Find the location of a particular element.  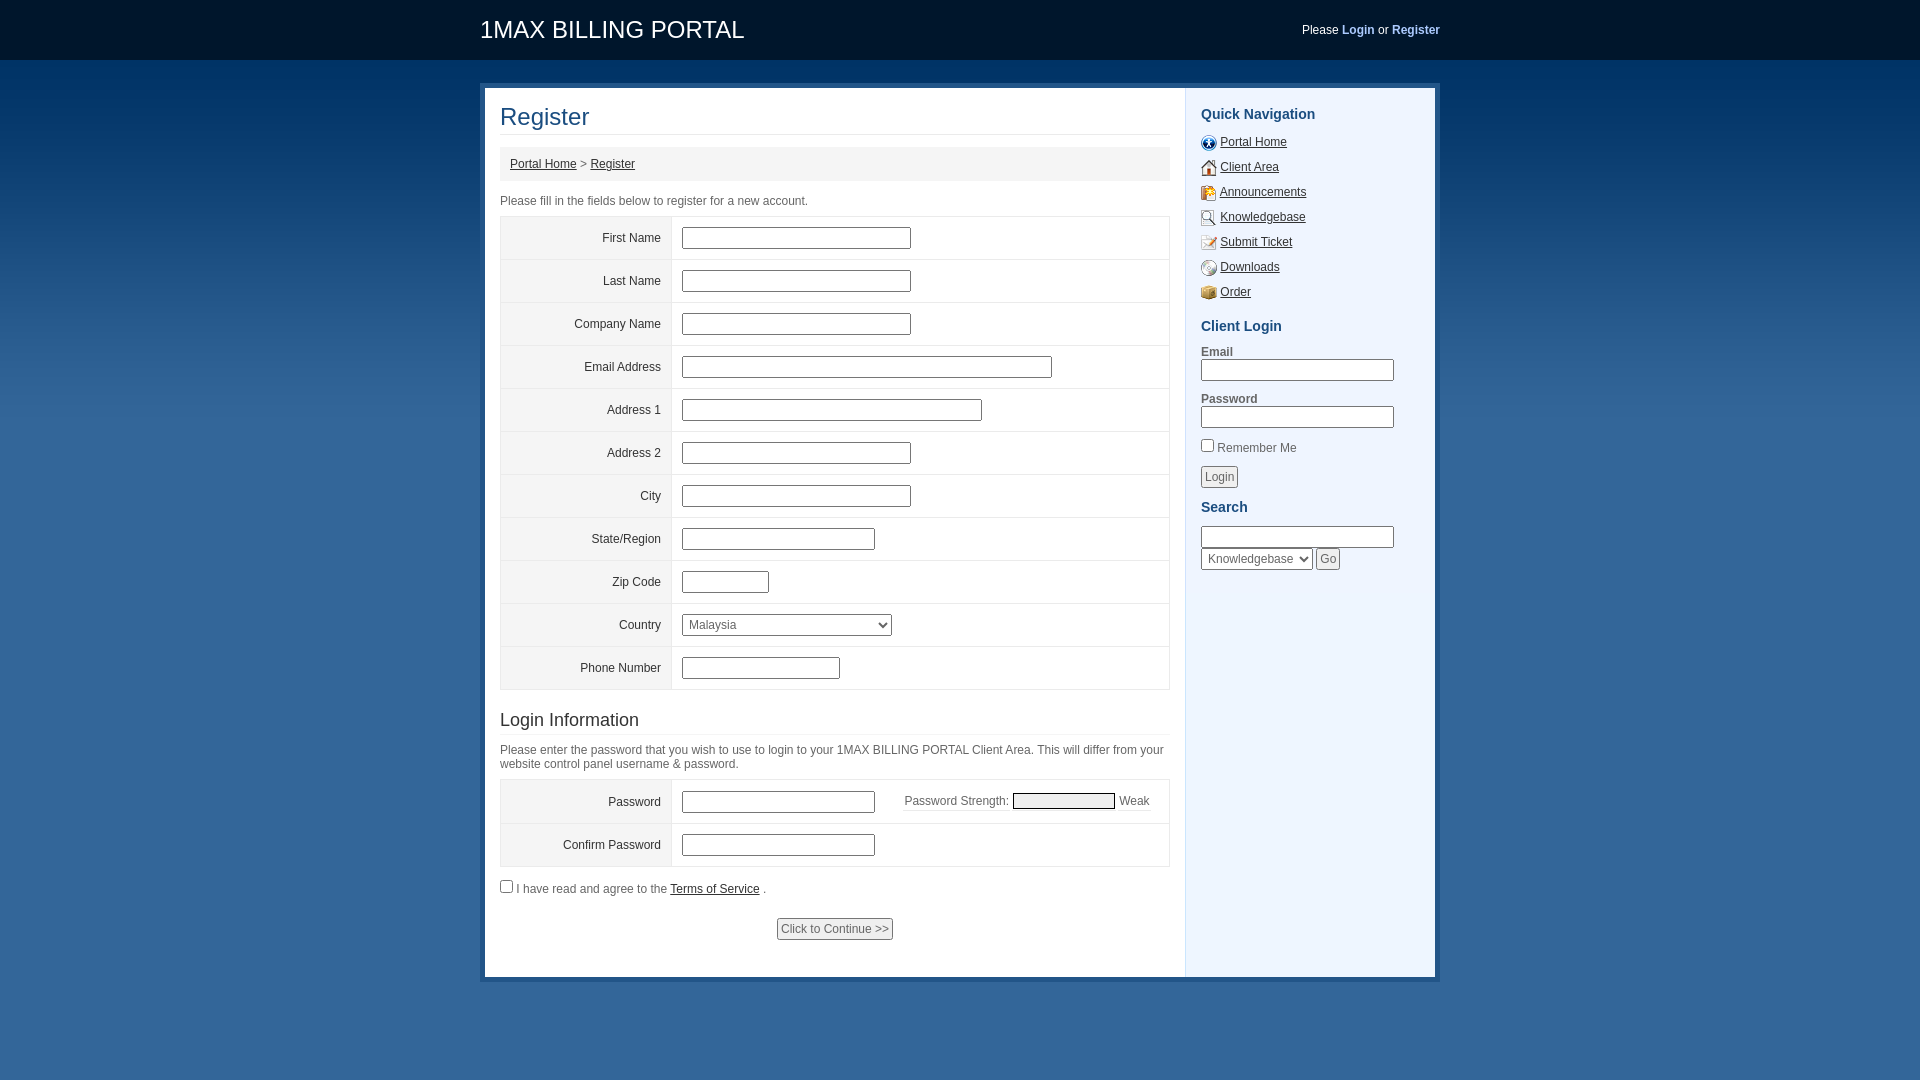

'Terms of Service' is located at coordinates (670, 887).